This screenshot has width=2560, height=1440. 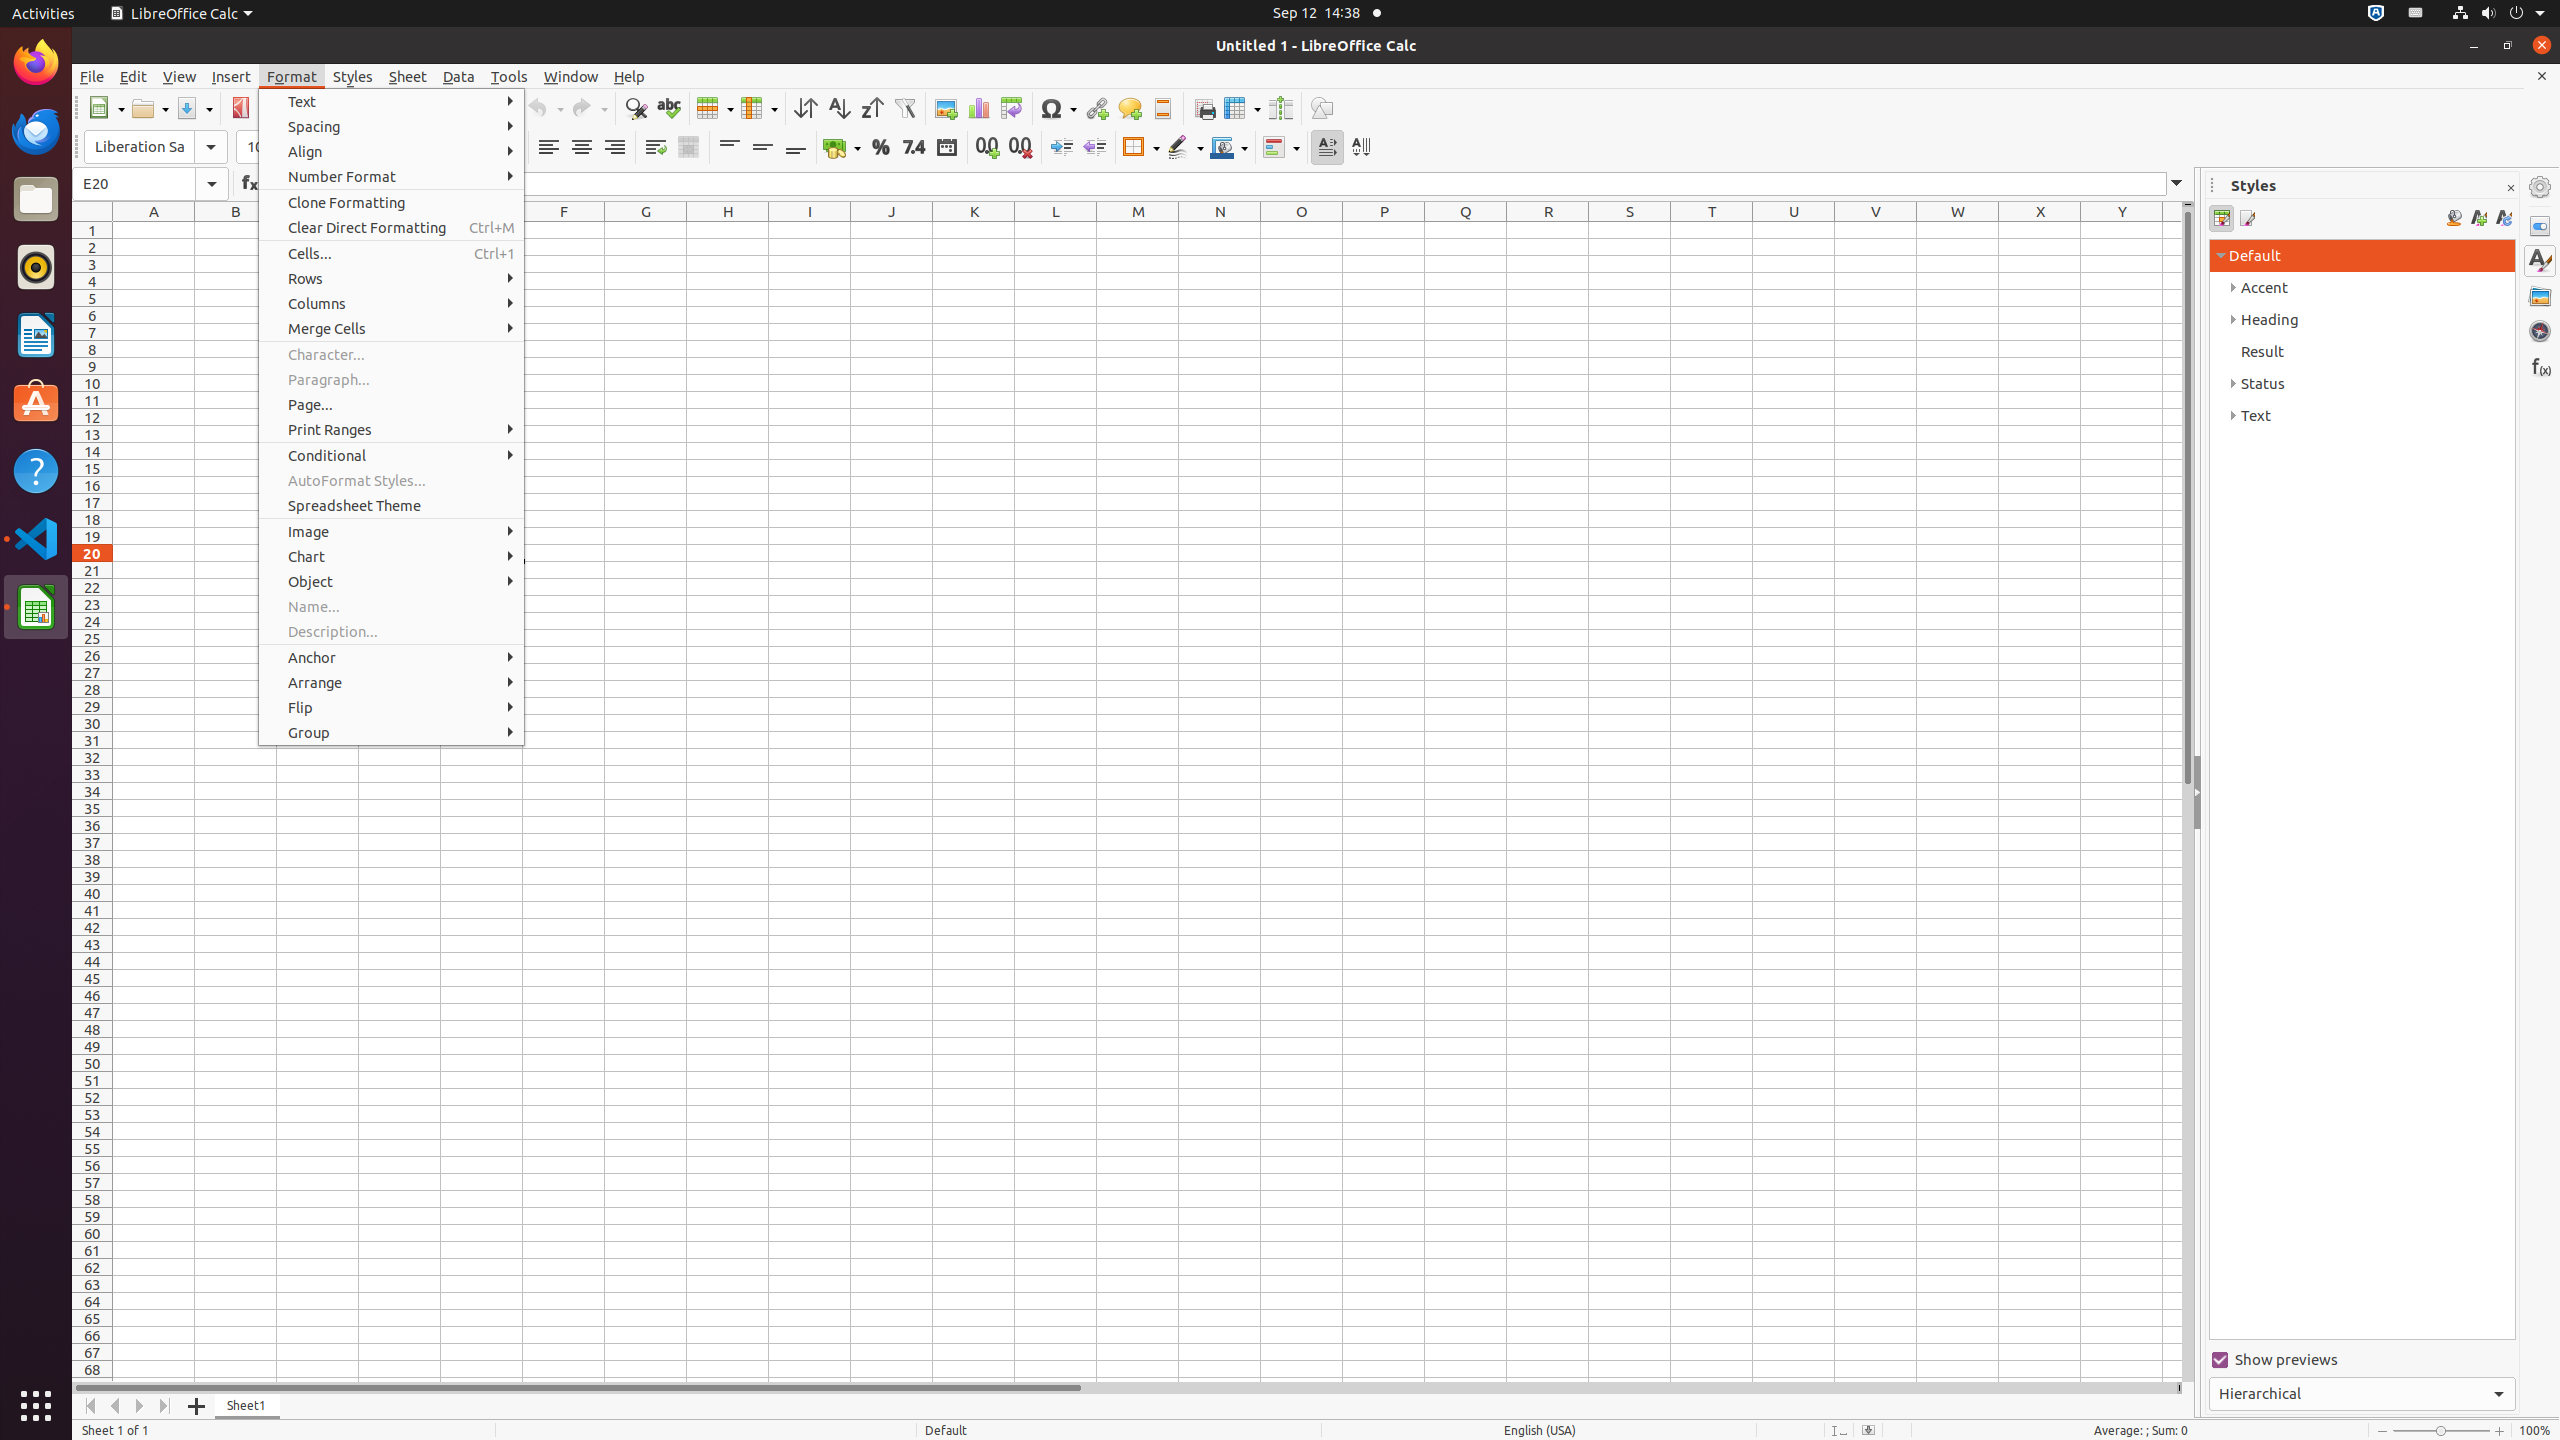 What do you see at coordinates (1360, 146) in the screenshot?
I see `'Text direction from top to bottom'` at bounding box center [1360, 146].